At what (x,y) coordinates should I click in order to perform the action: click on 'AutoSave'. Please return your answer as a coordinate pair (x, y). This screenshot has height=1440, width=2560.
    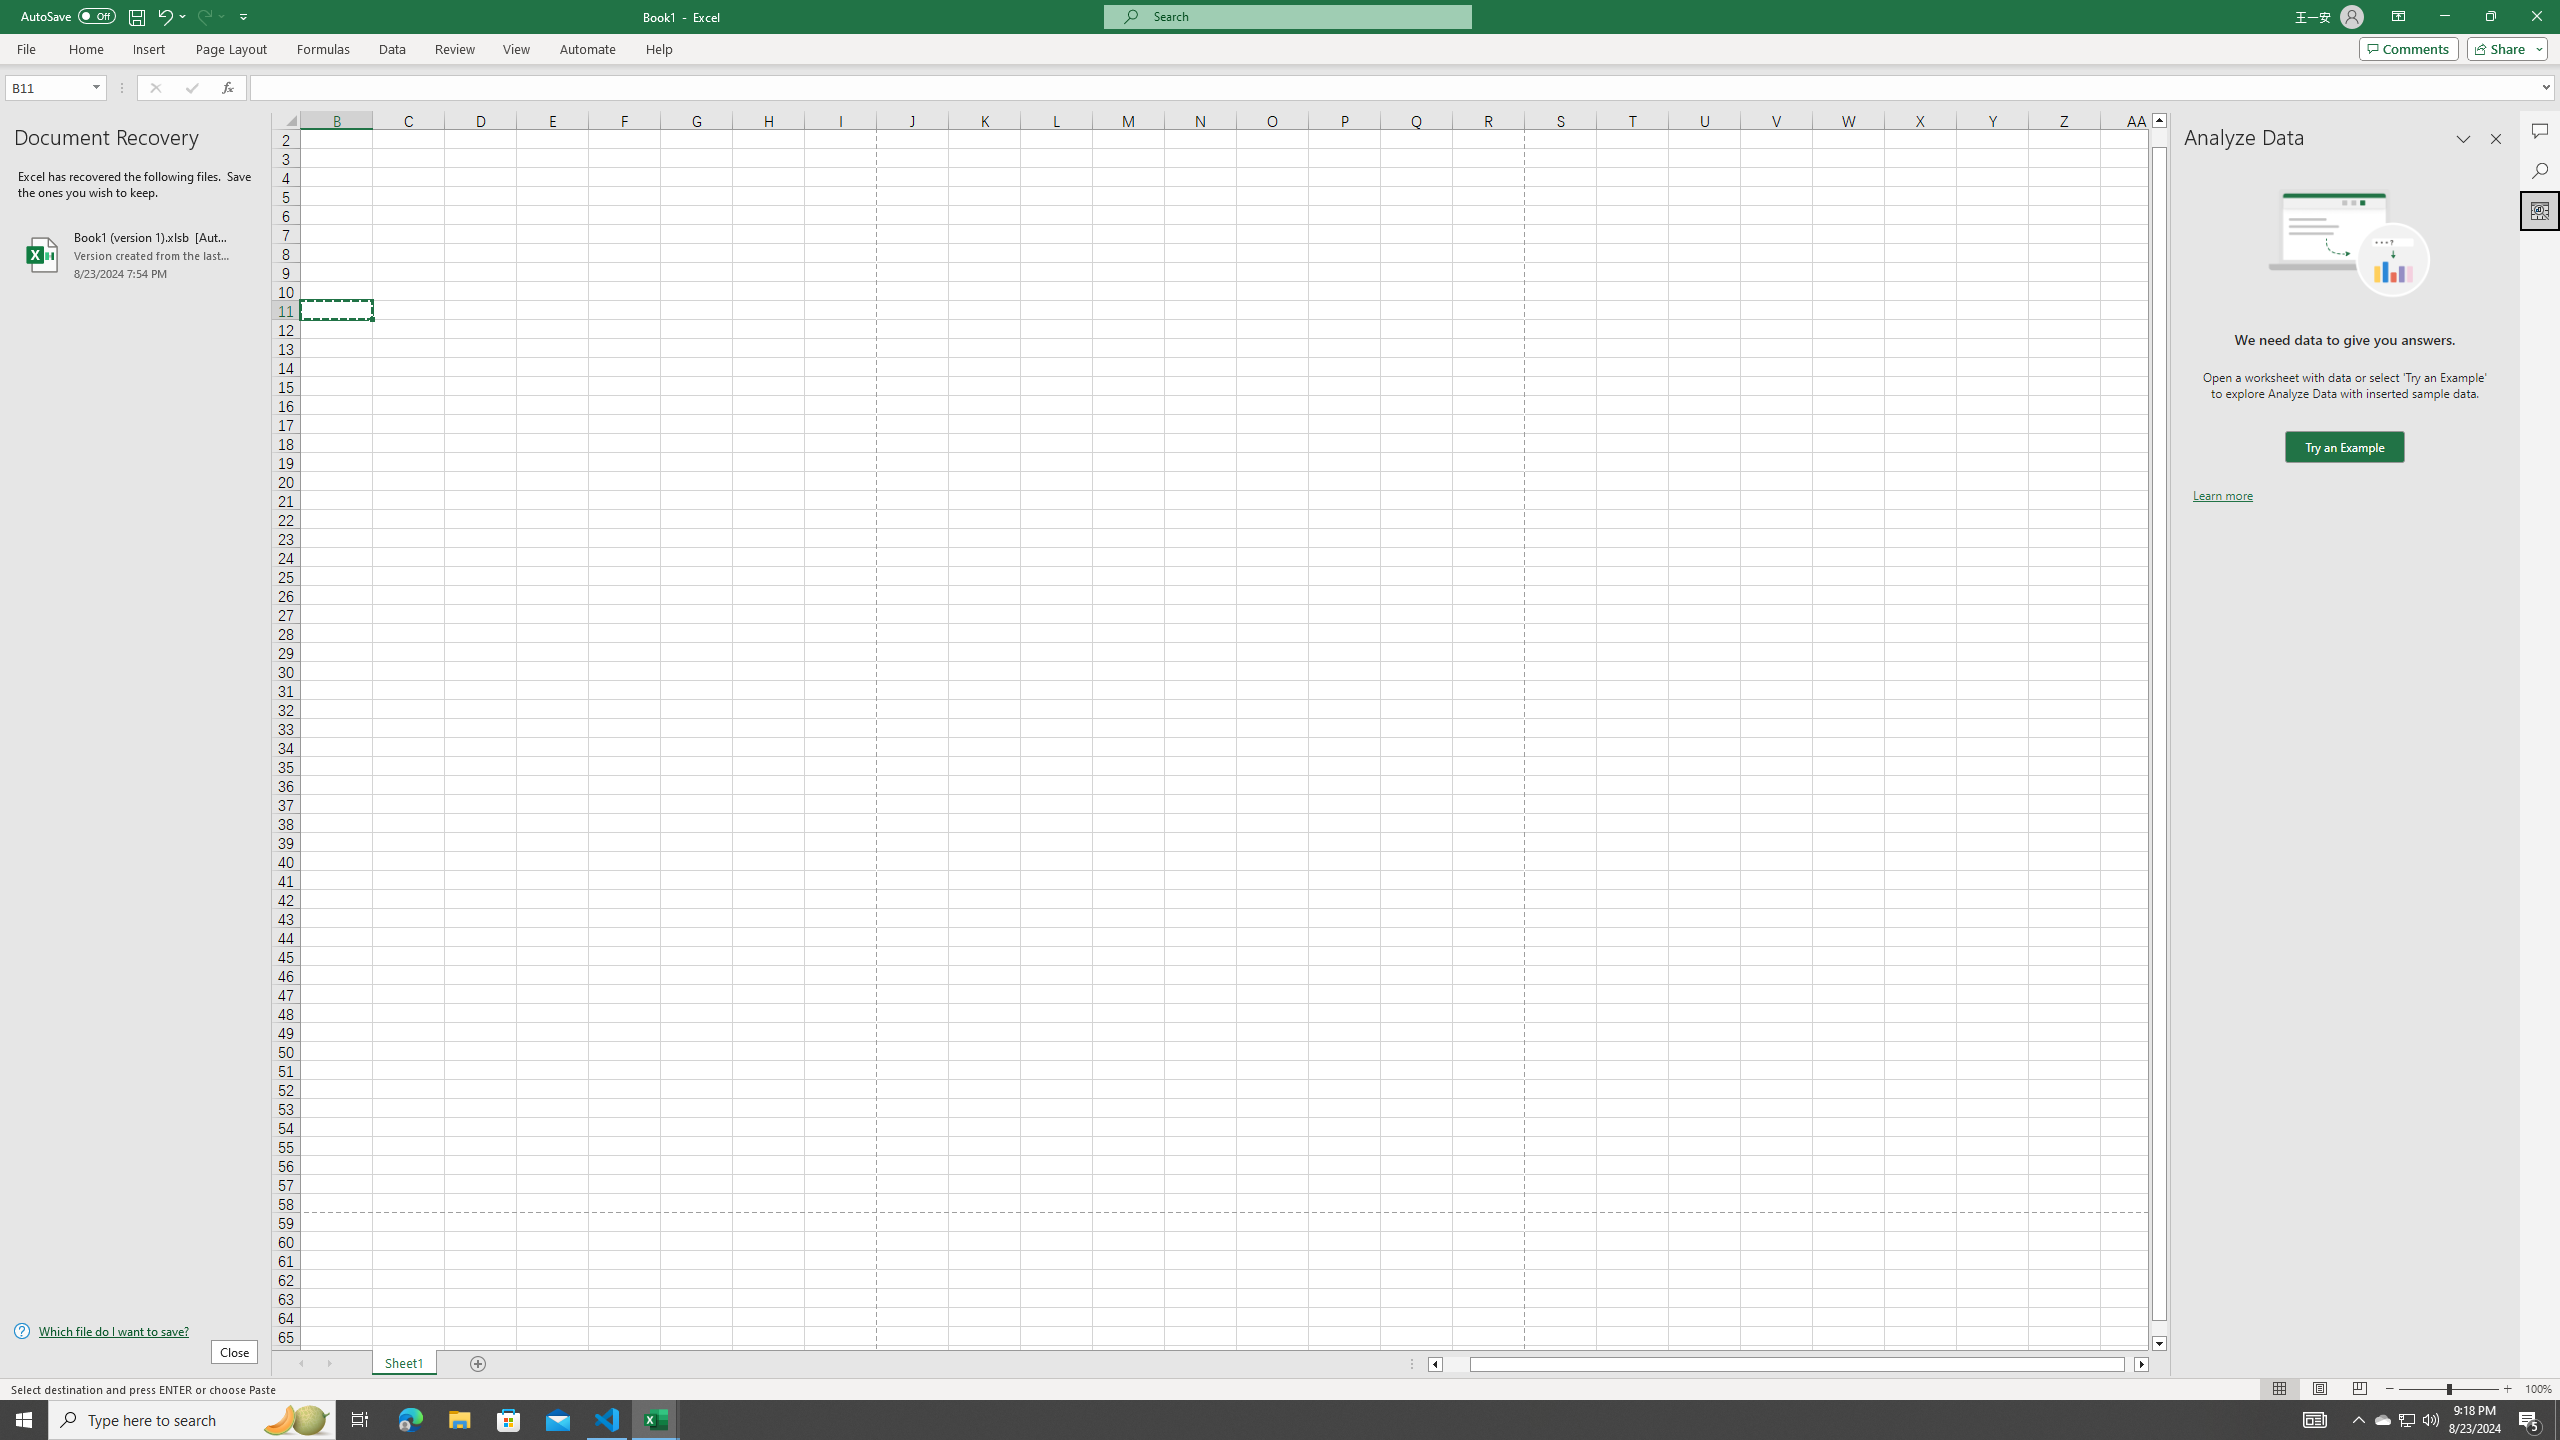
    Looking at the image, I should click on (69, 15).